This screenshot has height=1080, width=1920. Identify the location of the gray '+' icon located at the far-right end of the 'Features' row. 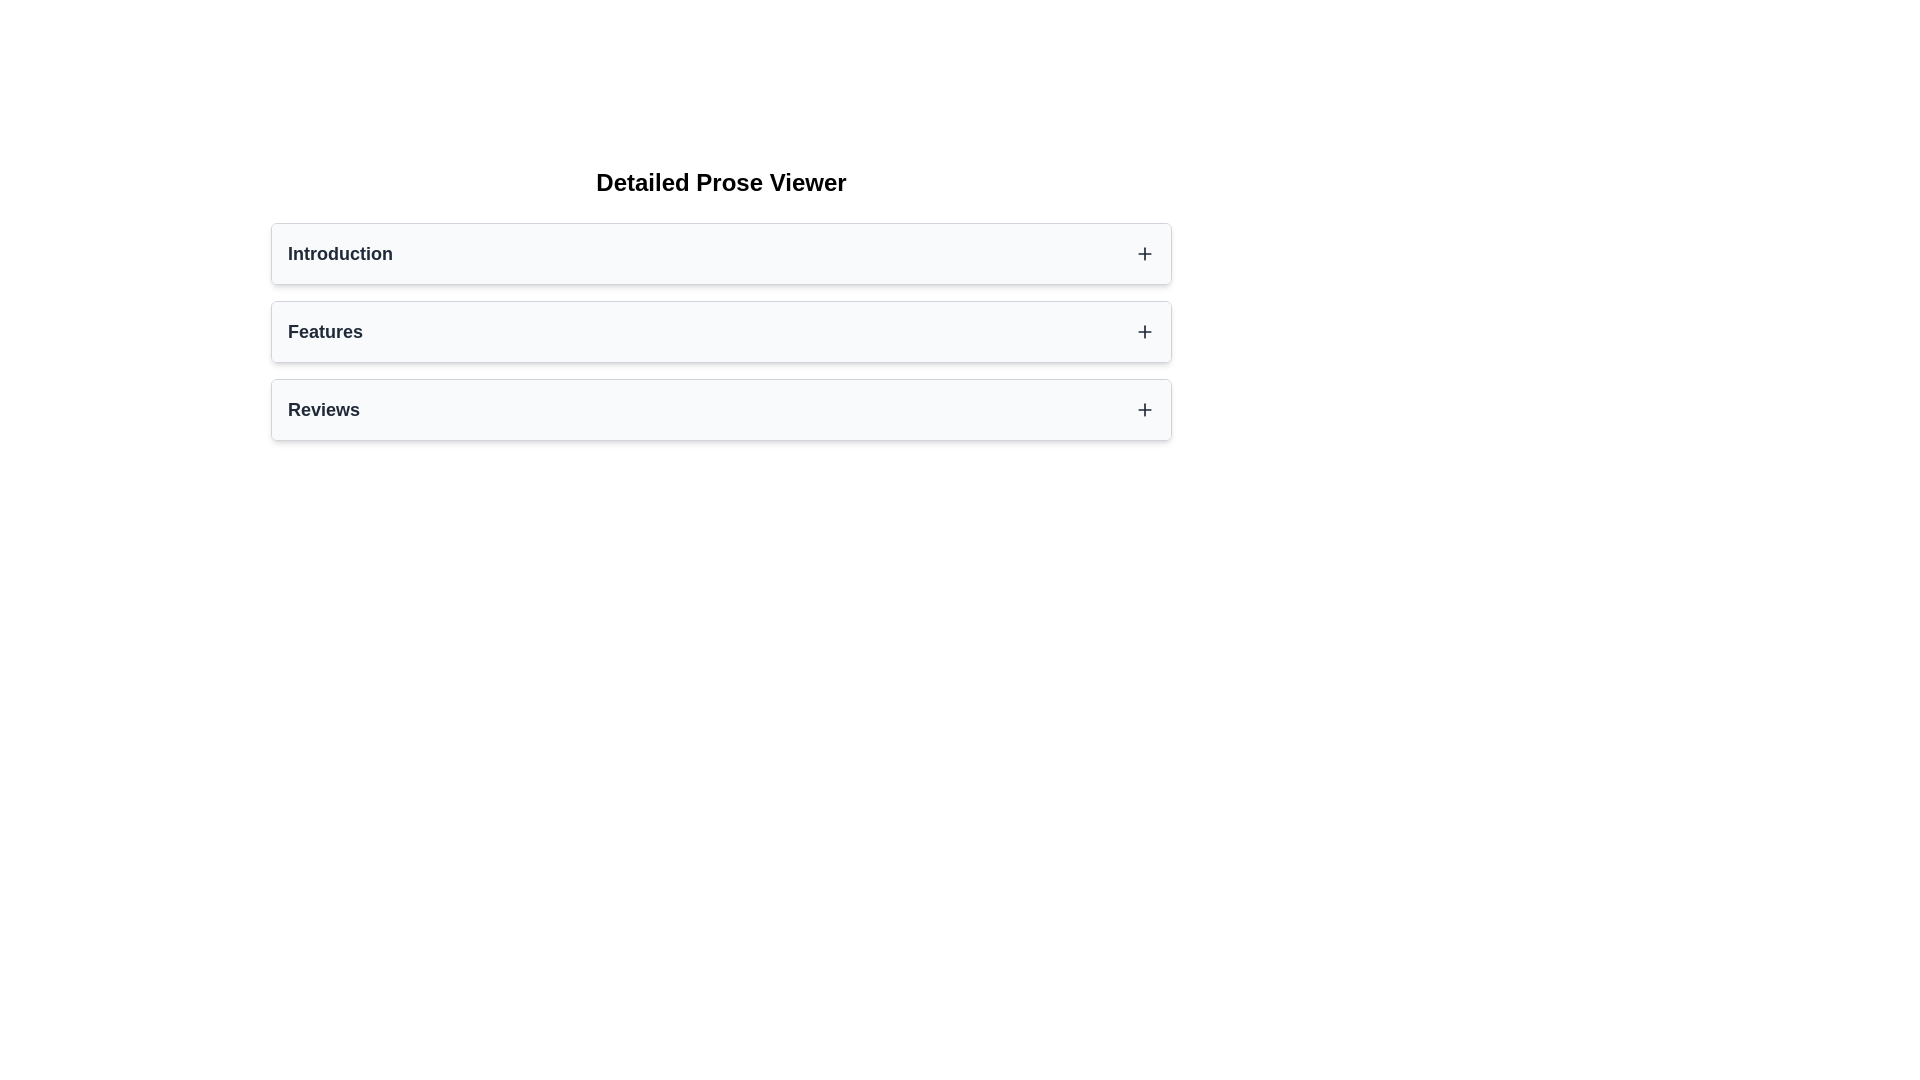
(1145, 330).